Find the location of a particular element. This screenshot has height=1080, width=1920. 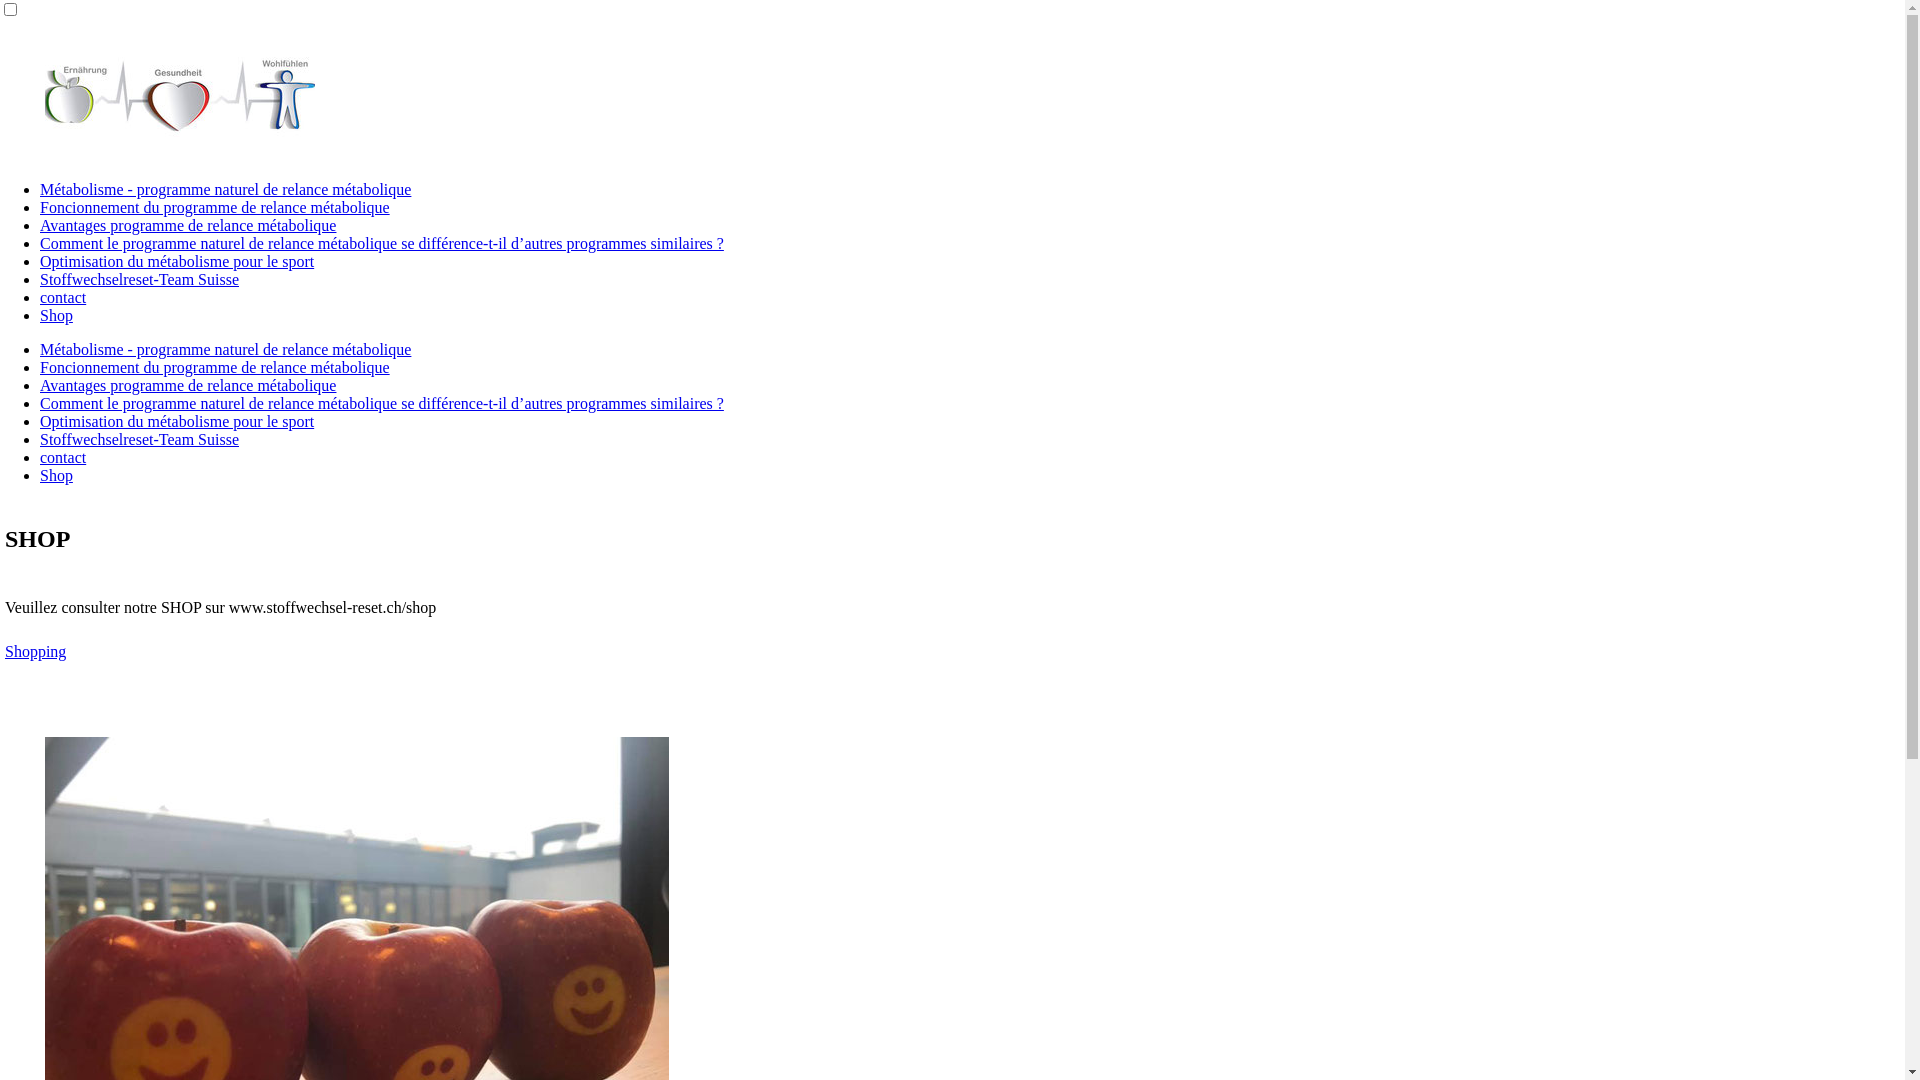

'contact' is located at coordinates (62, 457).